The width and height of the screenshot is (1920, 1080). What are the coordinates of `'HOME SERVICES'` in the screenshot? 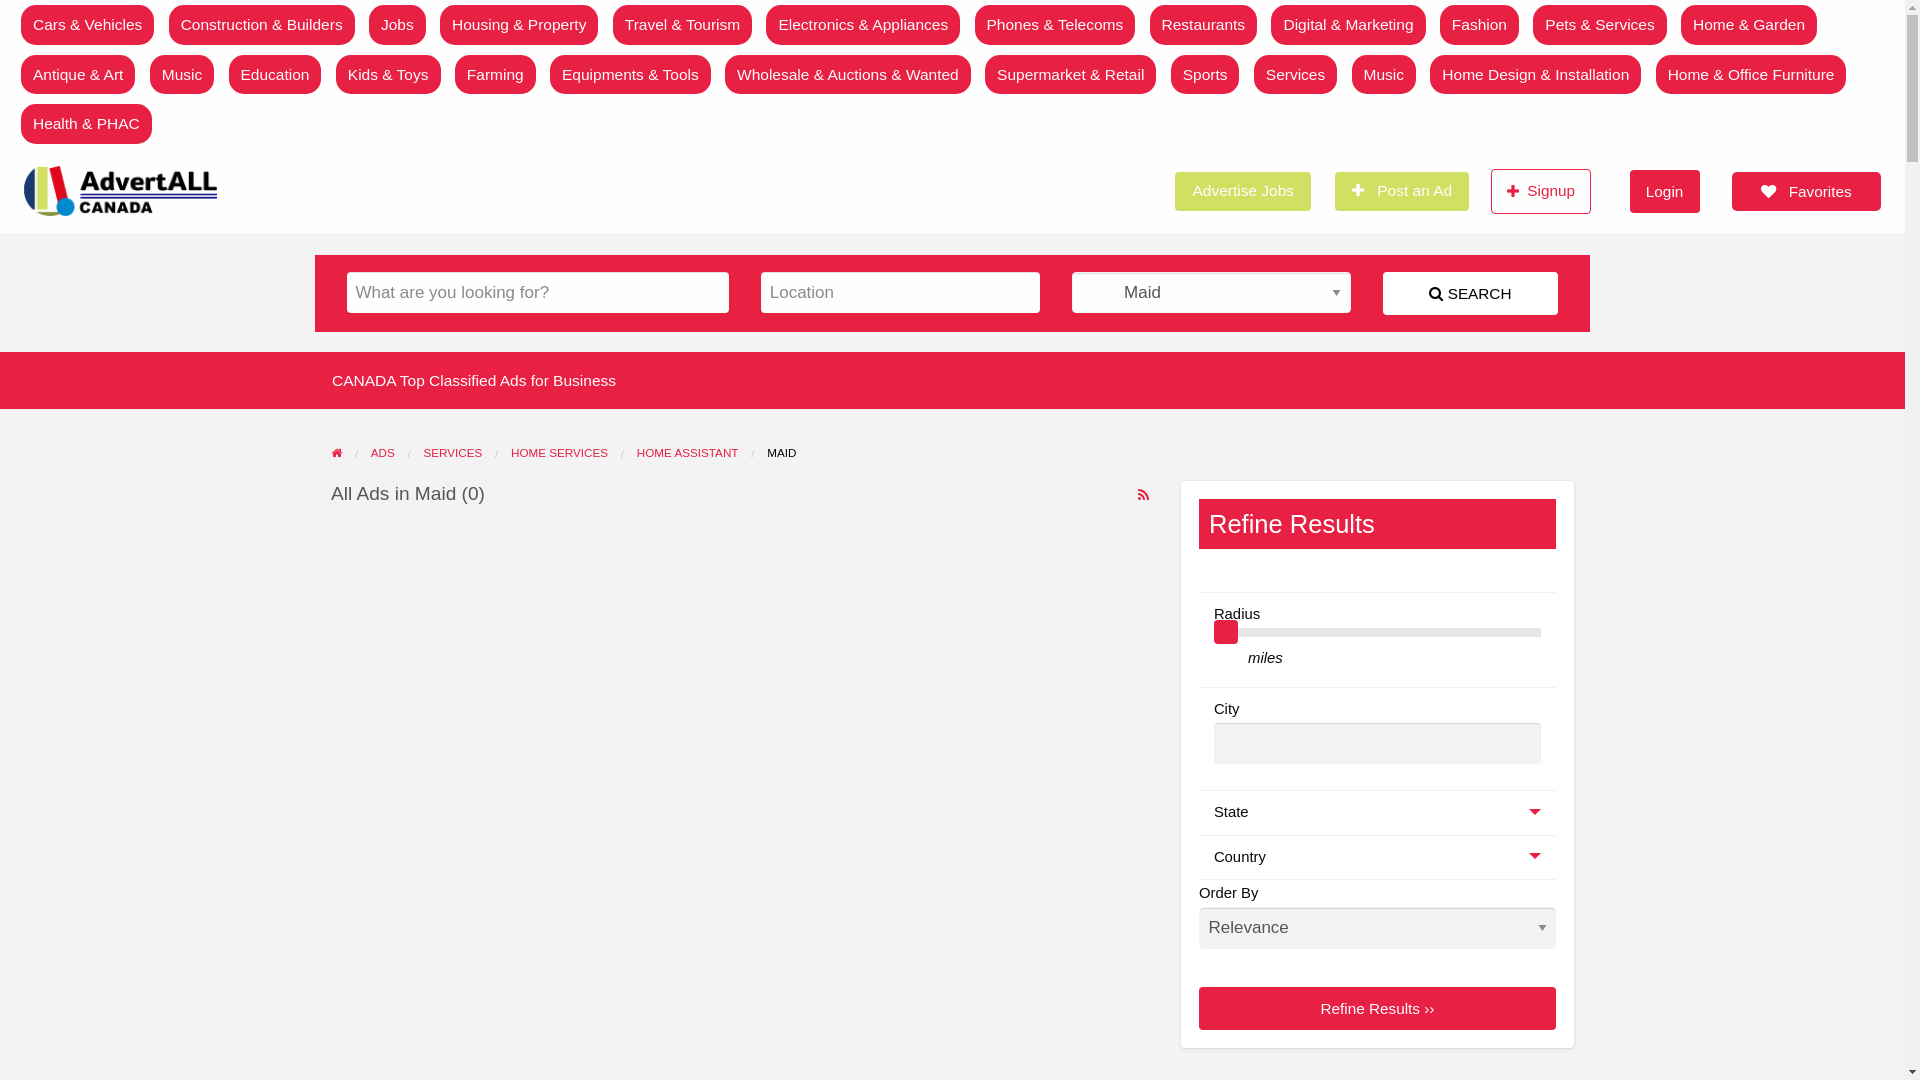 It's located at (559, 452).